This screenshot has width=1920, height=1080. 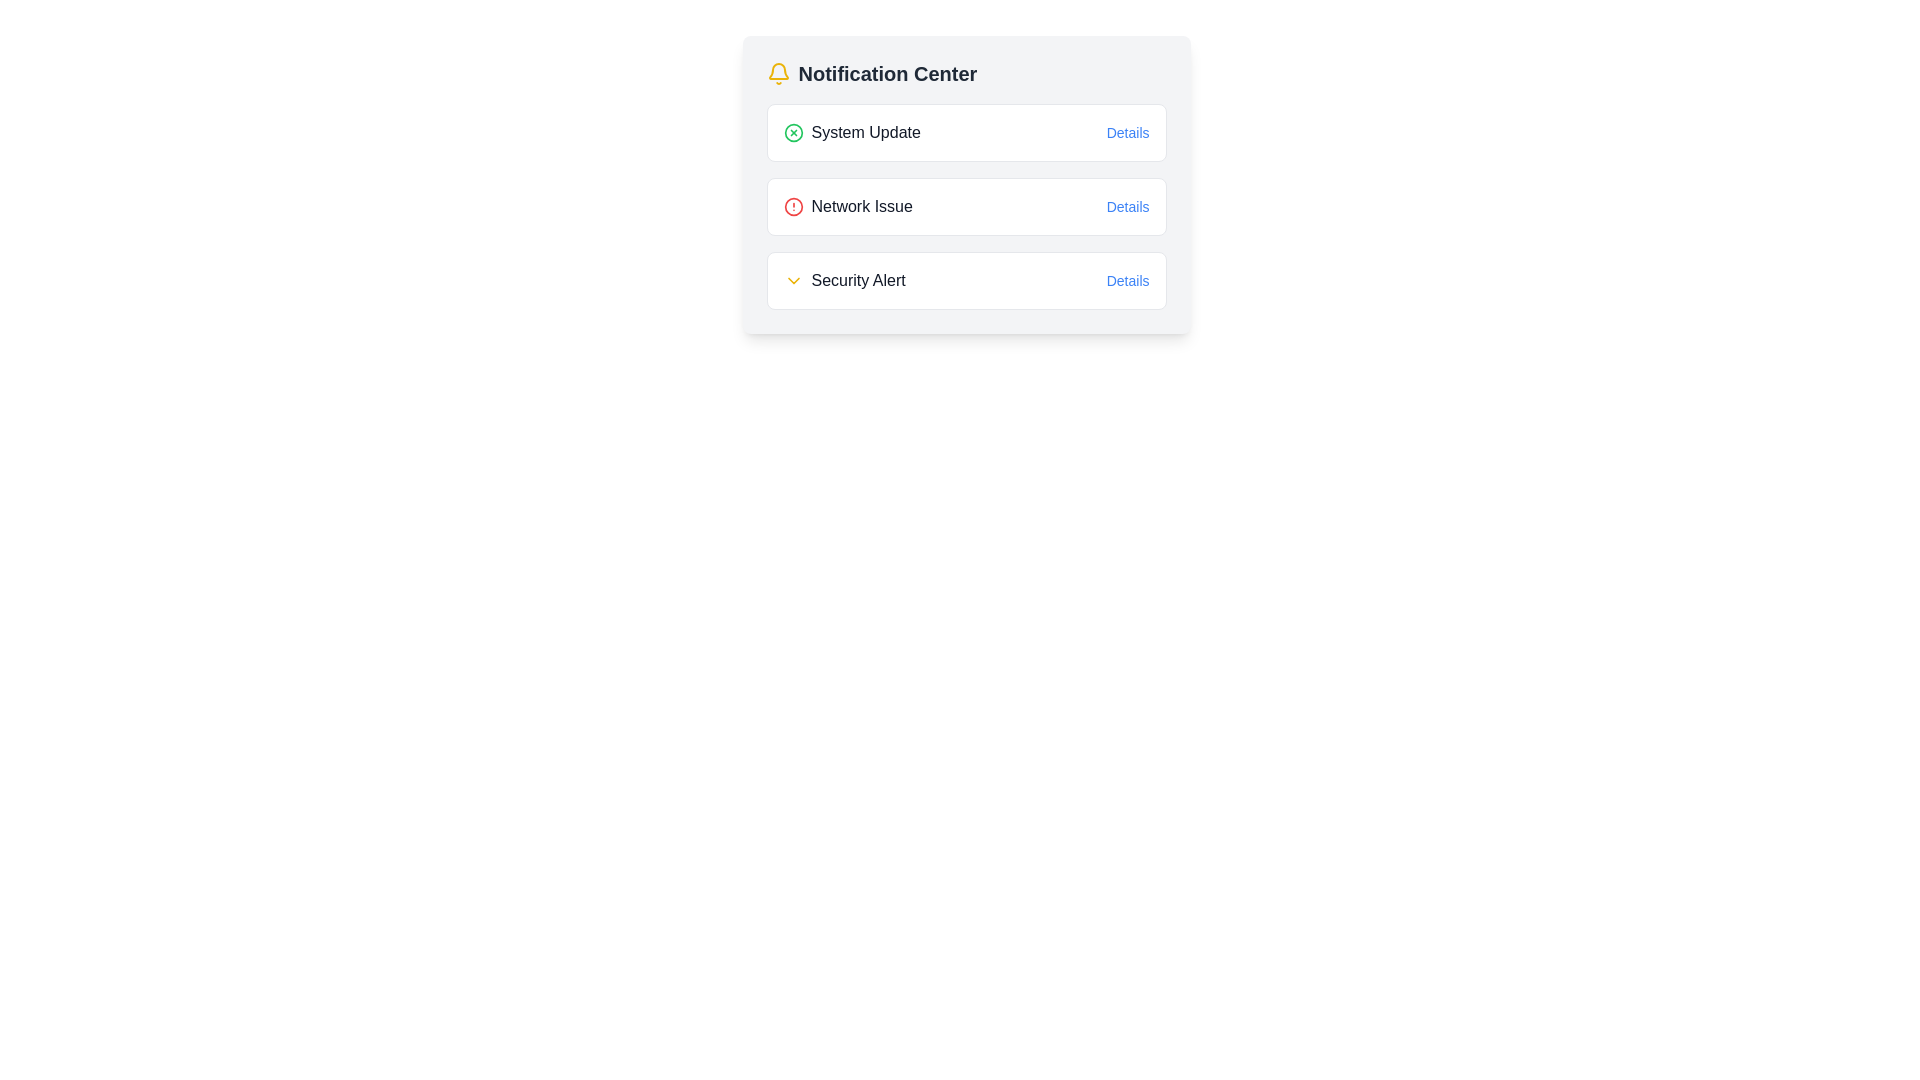 I want to click on the 'Details' text link associated with the 'System Update' notification, so click(x=1128, y=132).